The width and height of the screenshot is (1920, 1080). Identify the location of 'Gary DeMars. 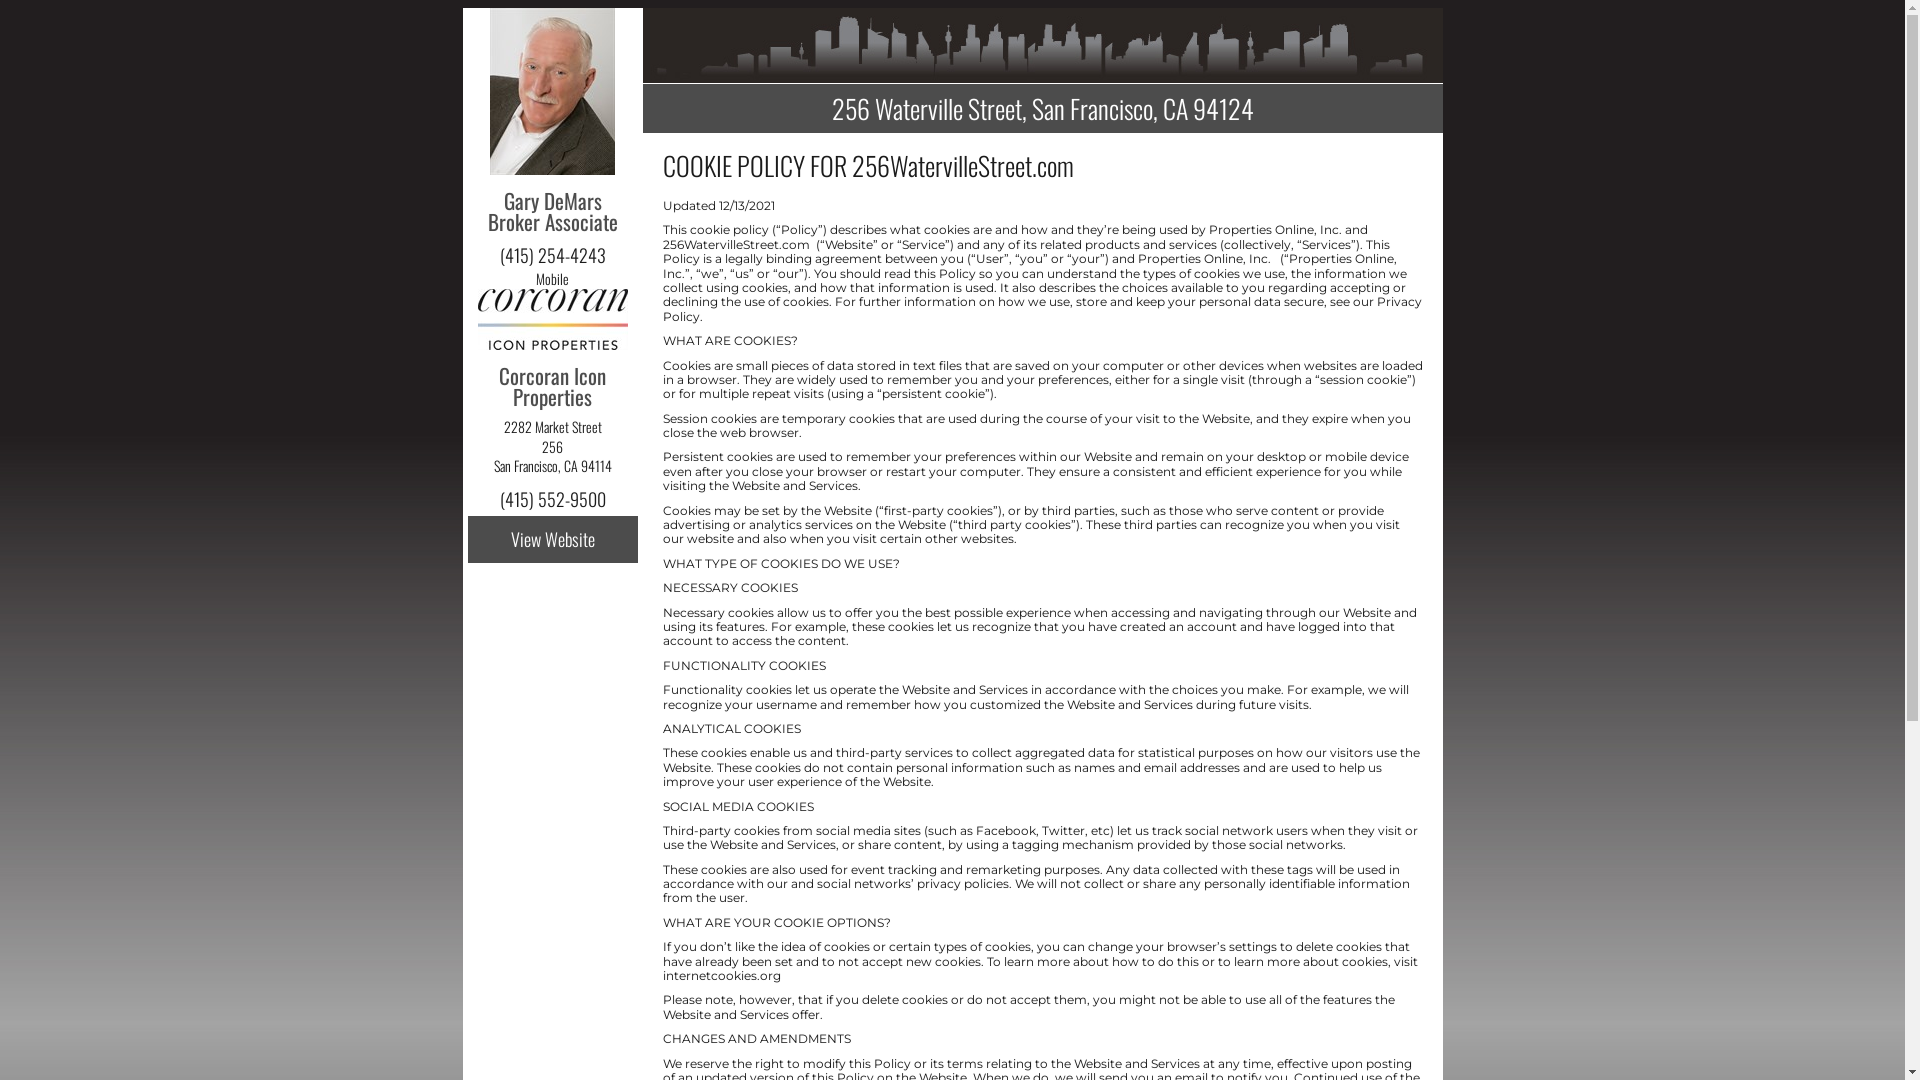
(488, 221).